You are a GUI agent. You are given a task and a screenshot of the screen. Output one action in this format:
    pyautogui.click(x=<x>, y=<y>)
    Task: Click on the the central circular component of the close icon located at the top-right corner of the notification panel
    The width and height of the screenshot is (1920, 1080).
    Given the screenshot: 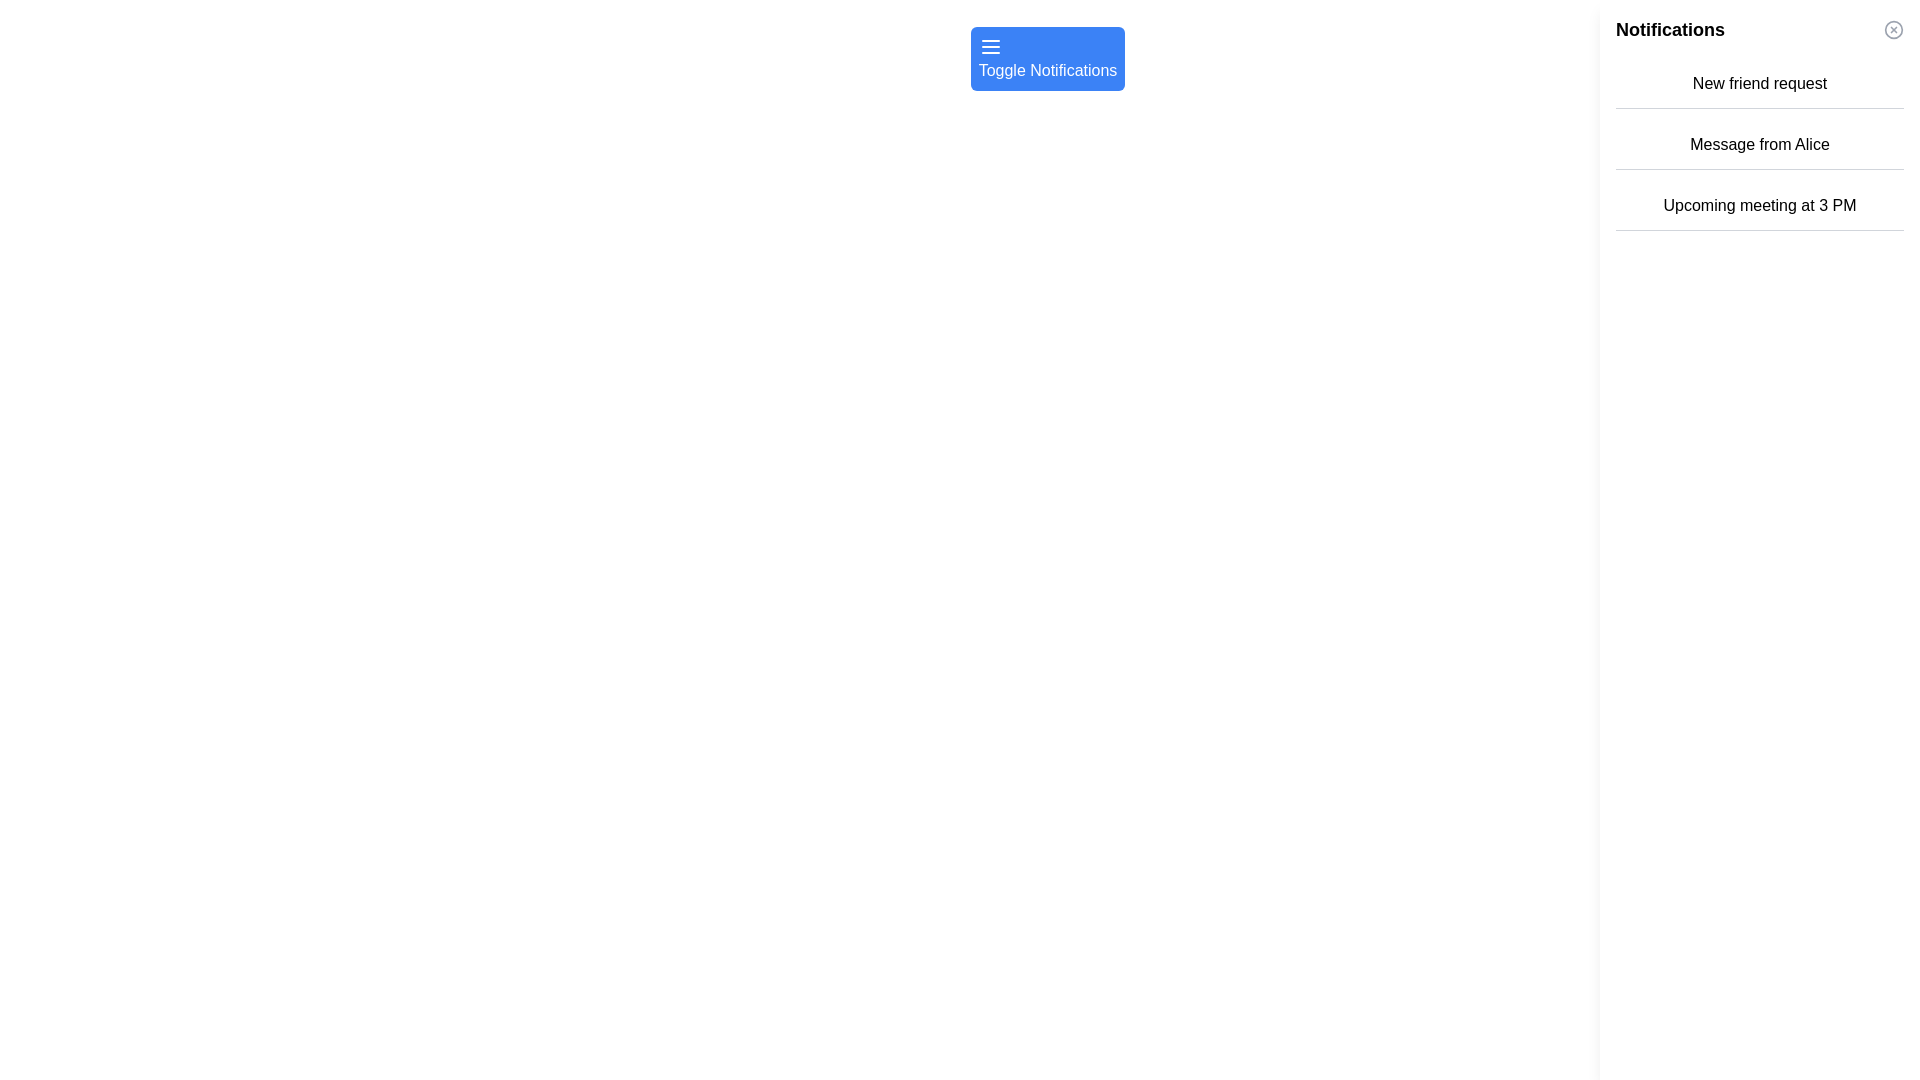 What is the action you would take?
    pyautogui.click(x=1893, y=30)
    